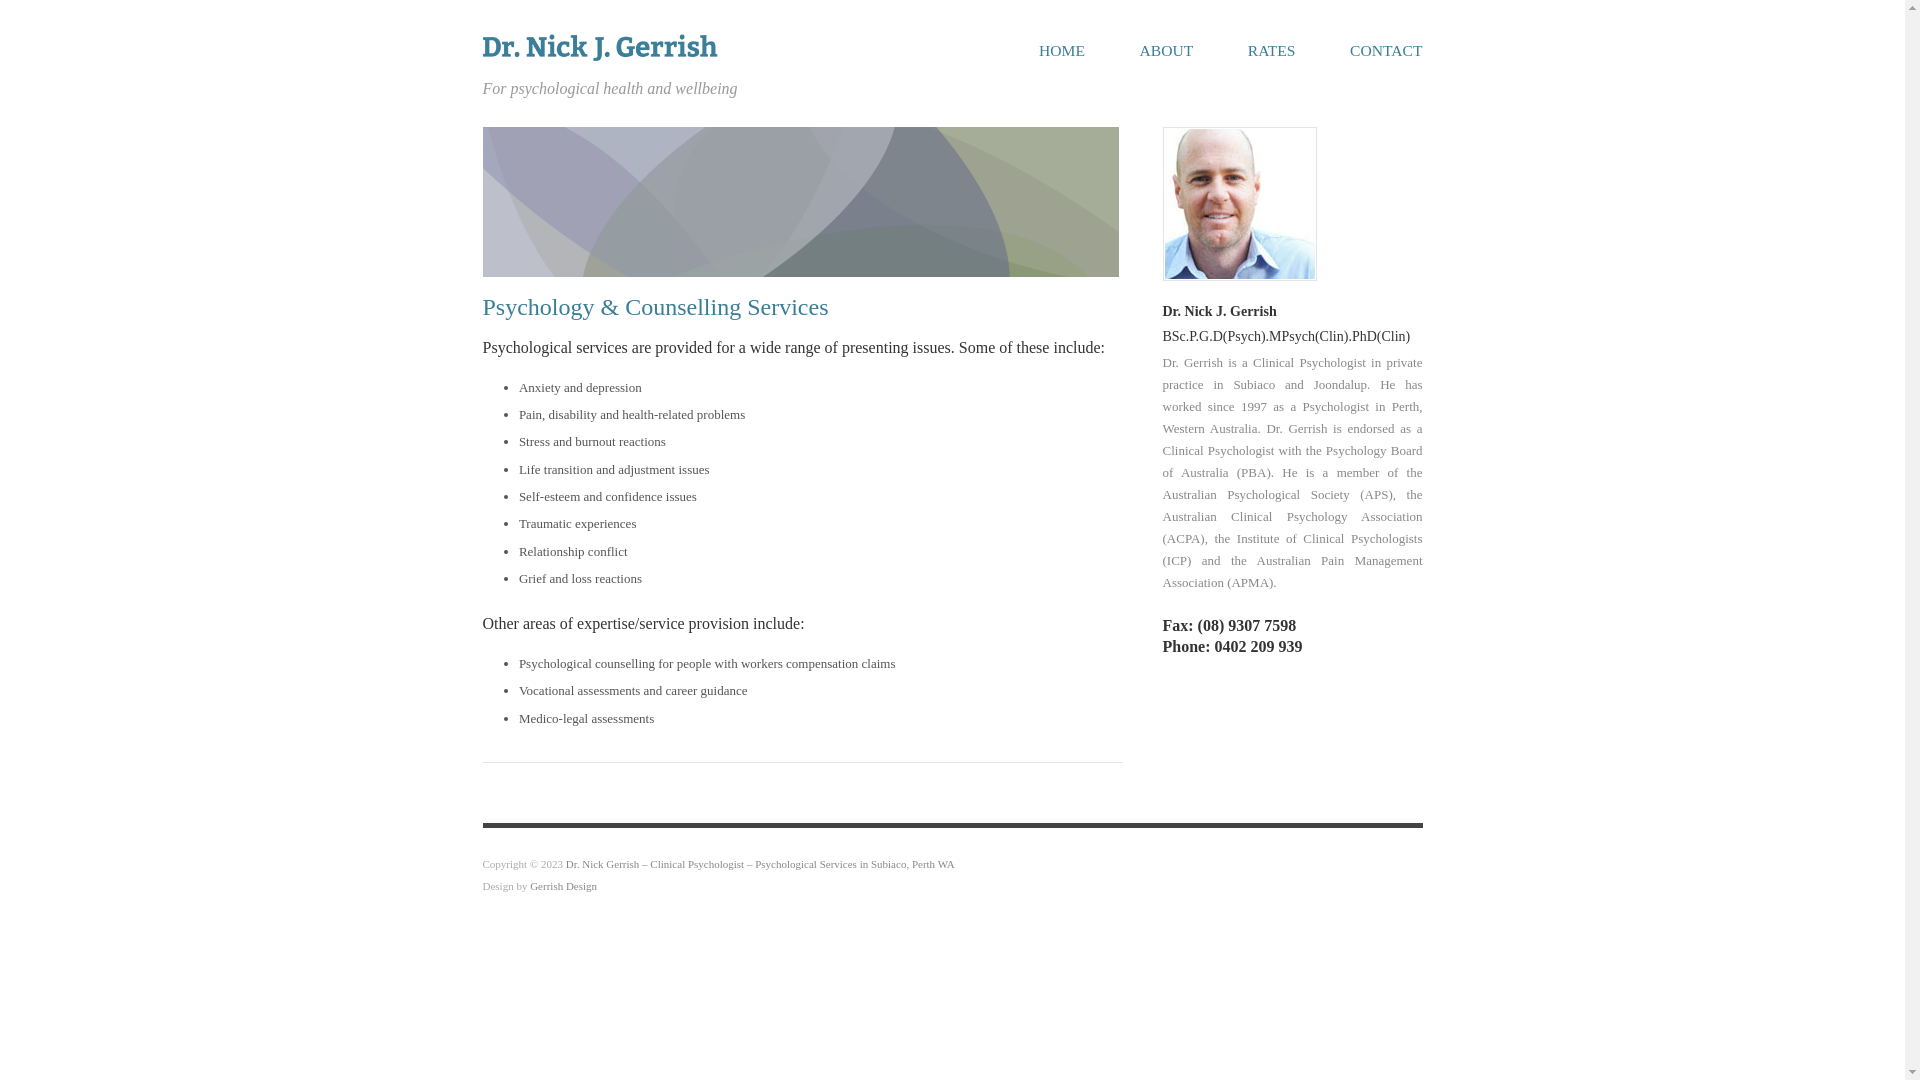  What do you see at coordinates (1060, 49) in the screenshot?
I see `'HOME'` at bounding box center [1060, 49].